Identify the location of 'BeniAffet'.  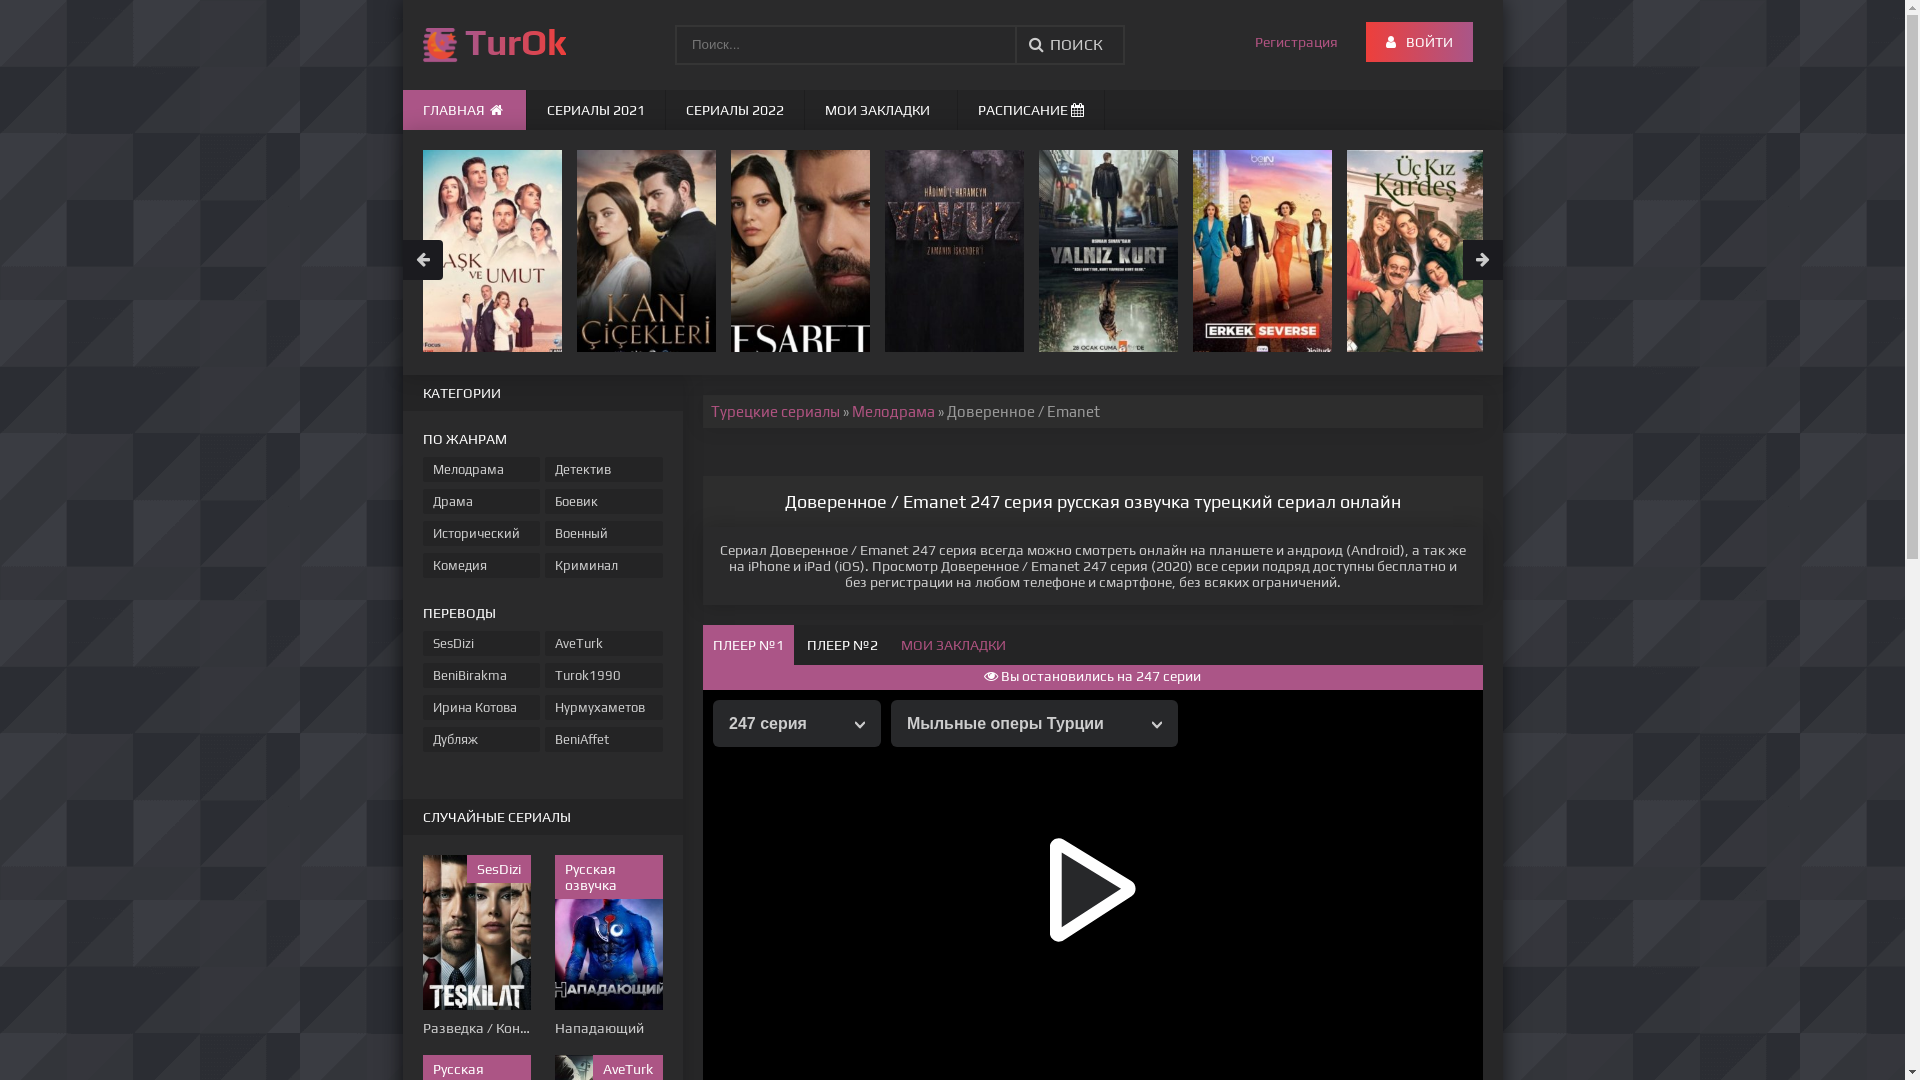
(603, 739).